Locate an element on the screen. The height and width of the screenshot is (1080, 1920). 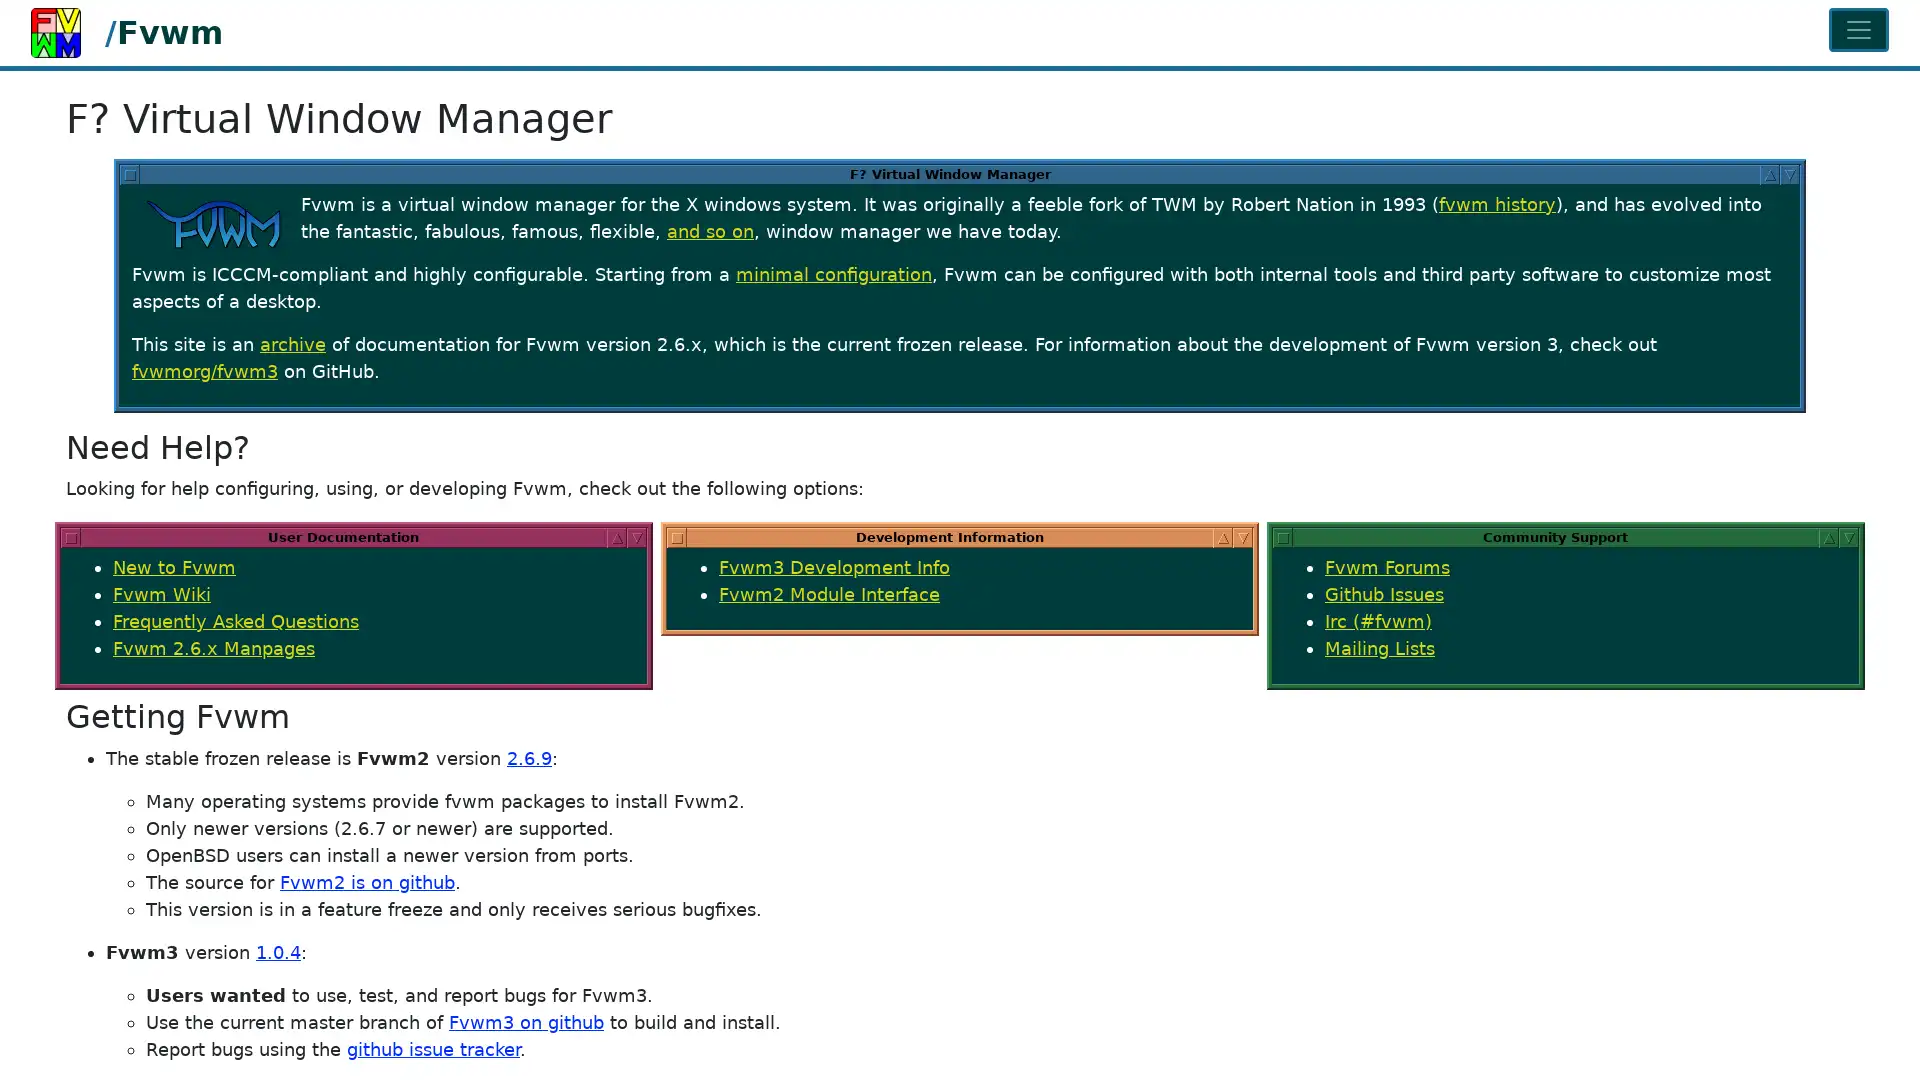
Toggle navigation is located at coordinates (1857, 30).